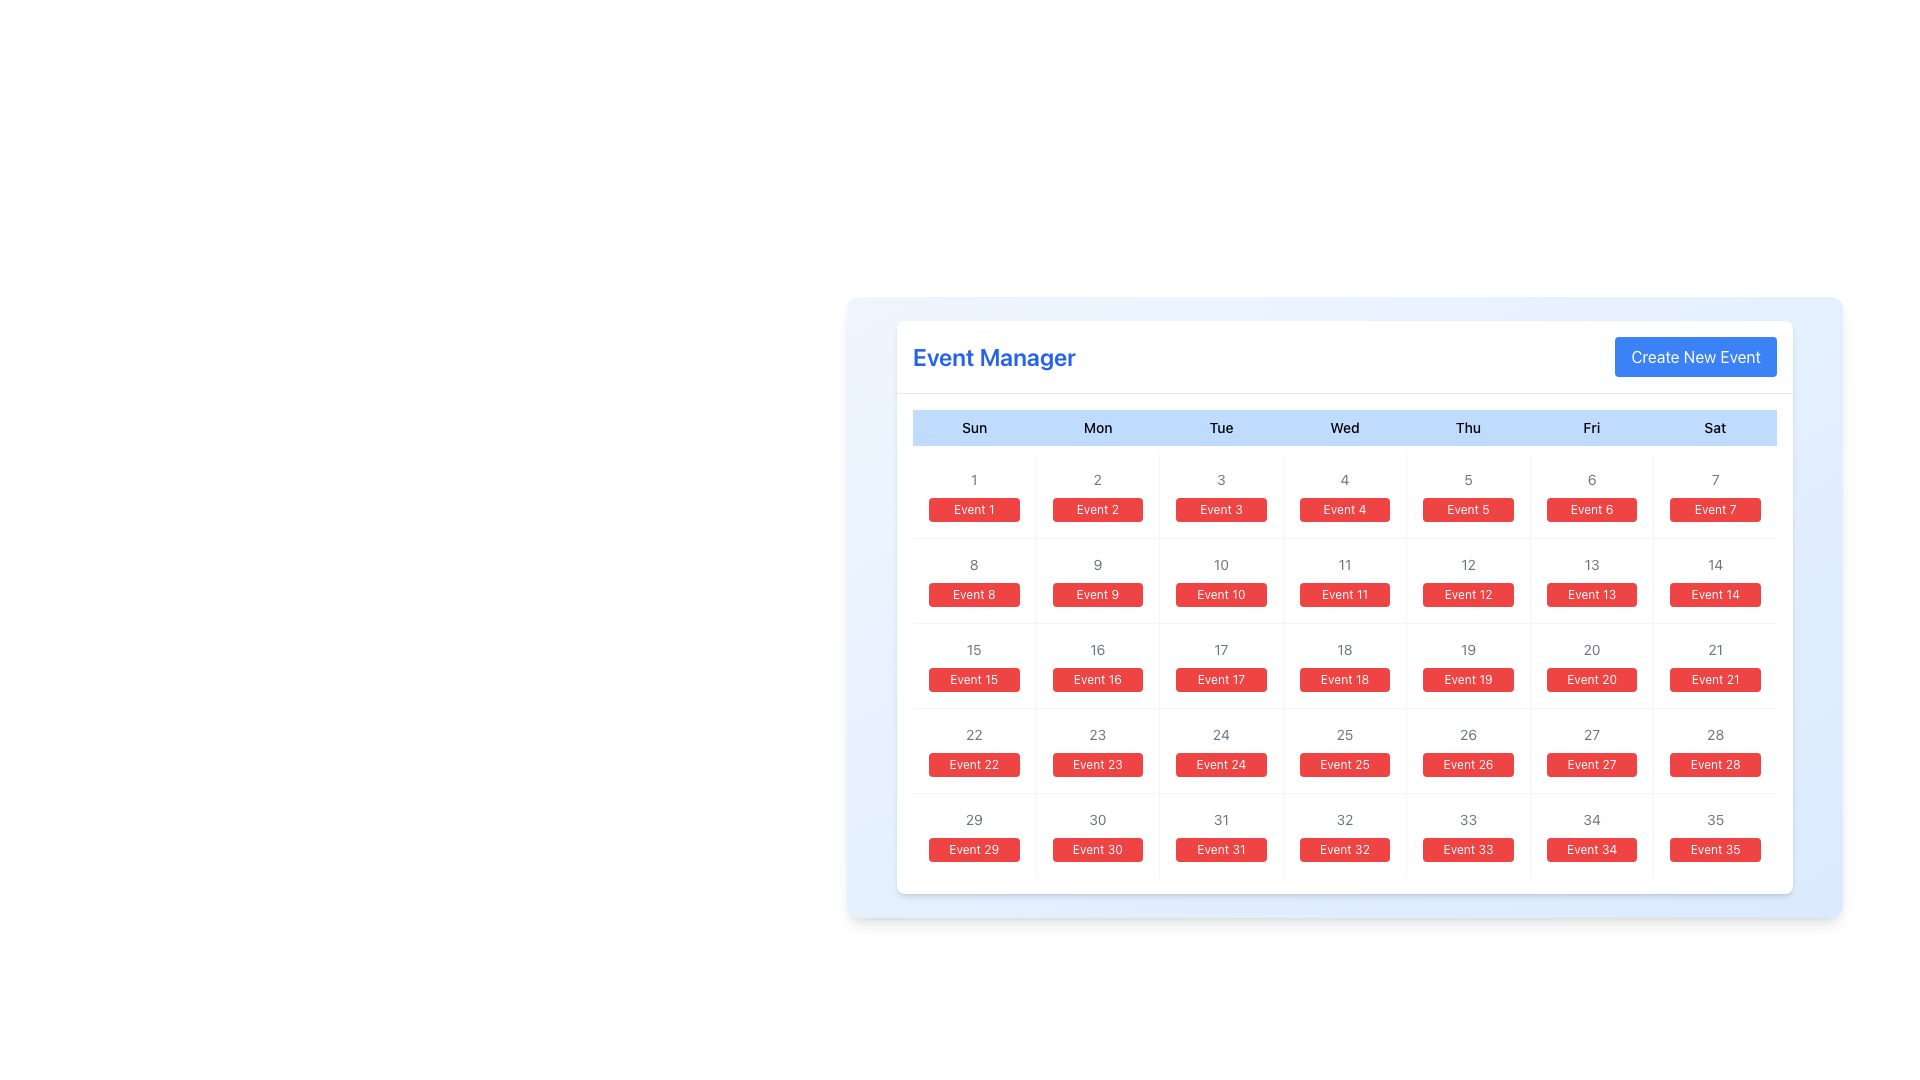  I want to click on the static text display showing the number '29', which is styled in gray and located in the last row of the calendar, so click(974, 820).